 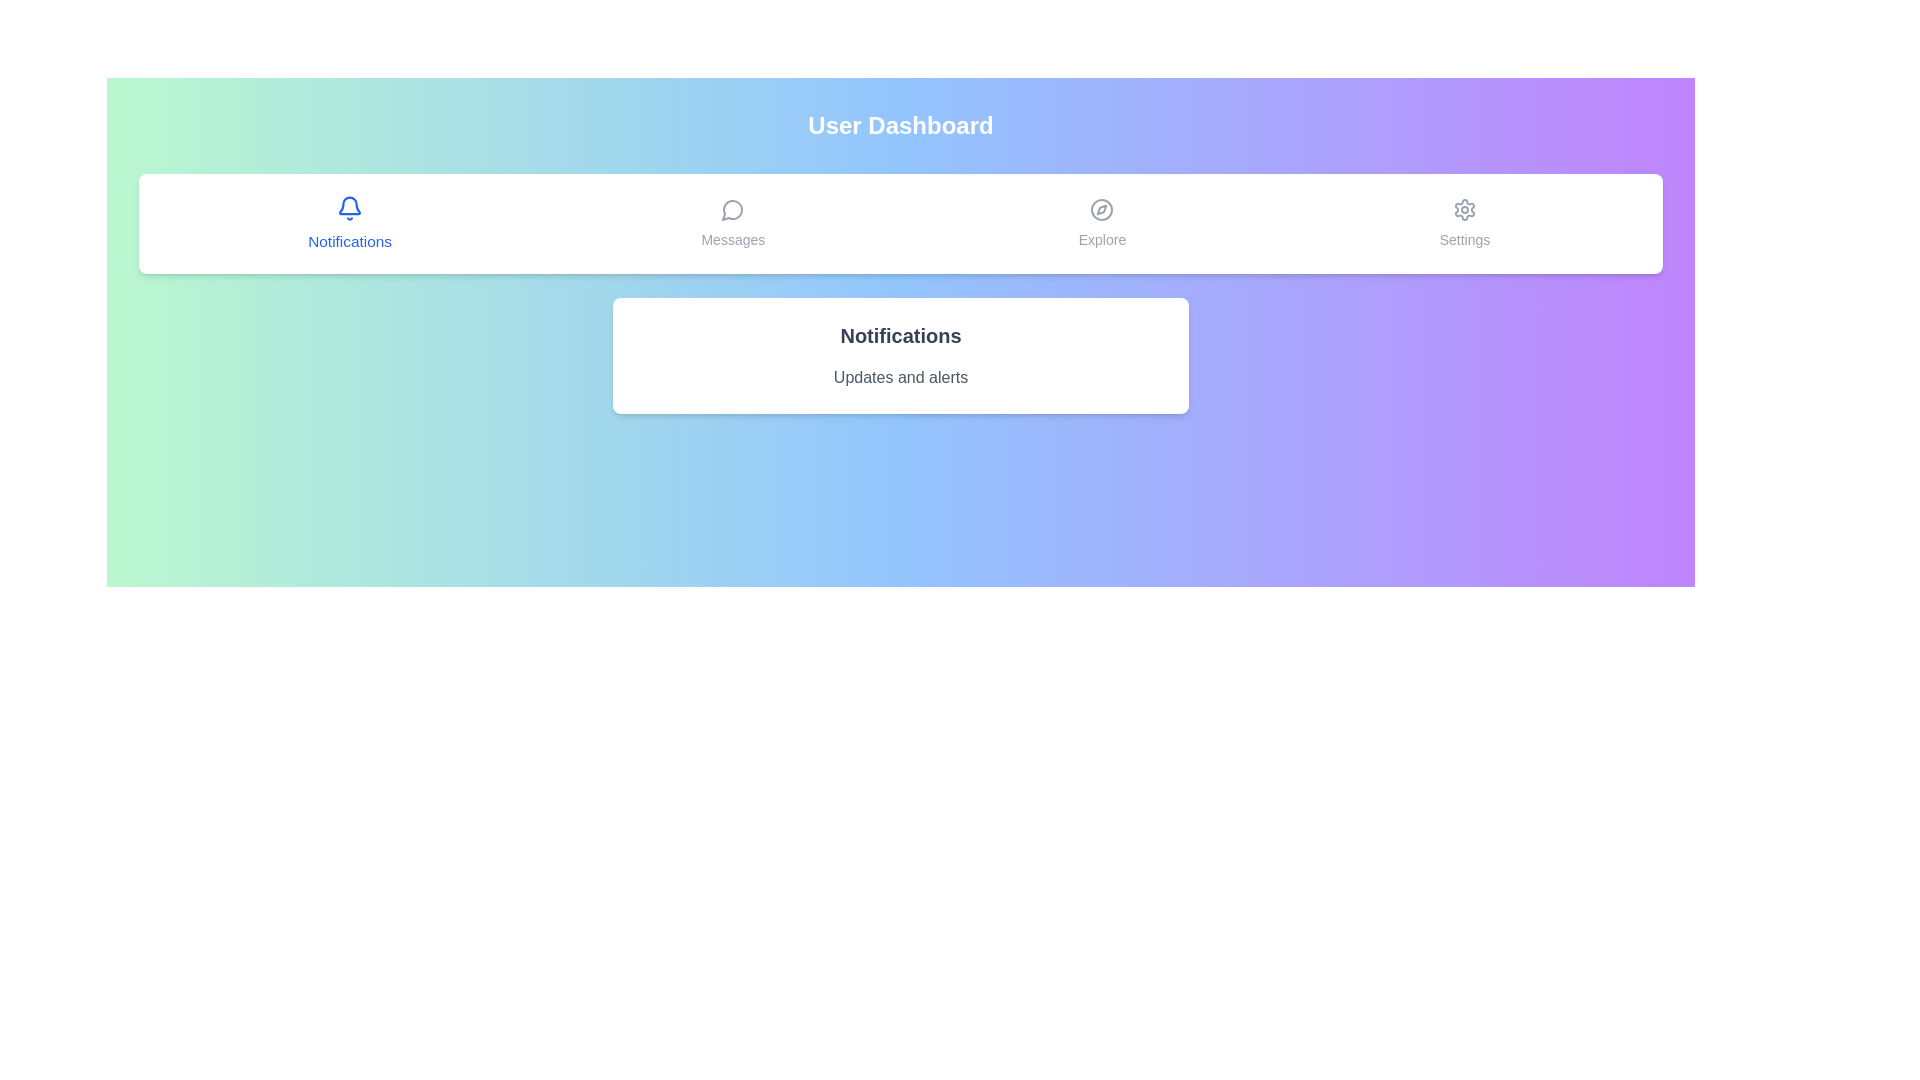 What do you see at coordinates (1464, 223) in the screenshot?
I see `the tab labeled Settings to observe its hover effect` at bounding box center [1464, 223].